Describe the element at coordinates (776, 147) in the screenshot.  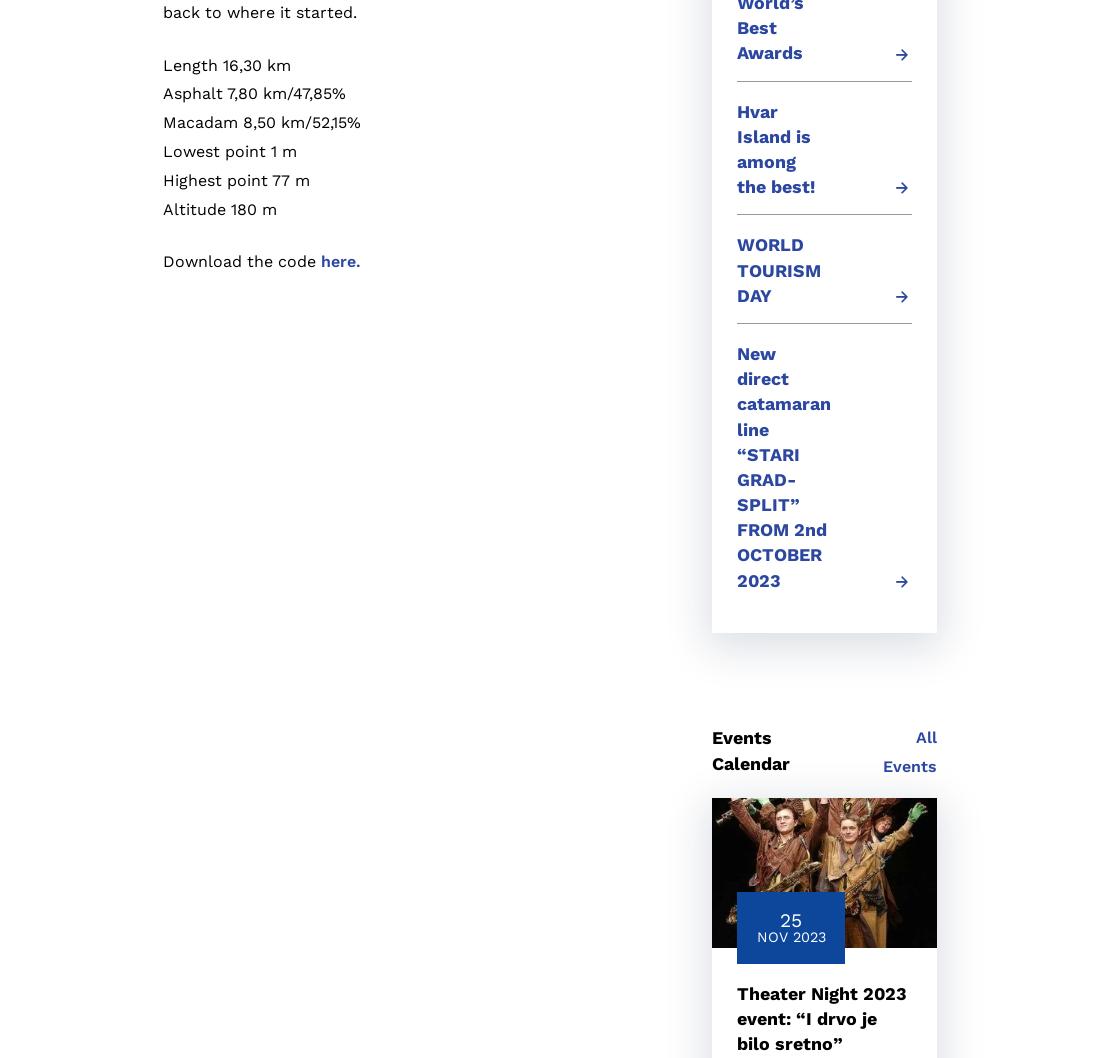
I see `'Hvar Island is among the best!'` at that location.